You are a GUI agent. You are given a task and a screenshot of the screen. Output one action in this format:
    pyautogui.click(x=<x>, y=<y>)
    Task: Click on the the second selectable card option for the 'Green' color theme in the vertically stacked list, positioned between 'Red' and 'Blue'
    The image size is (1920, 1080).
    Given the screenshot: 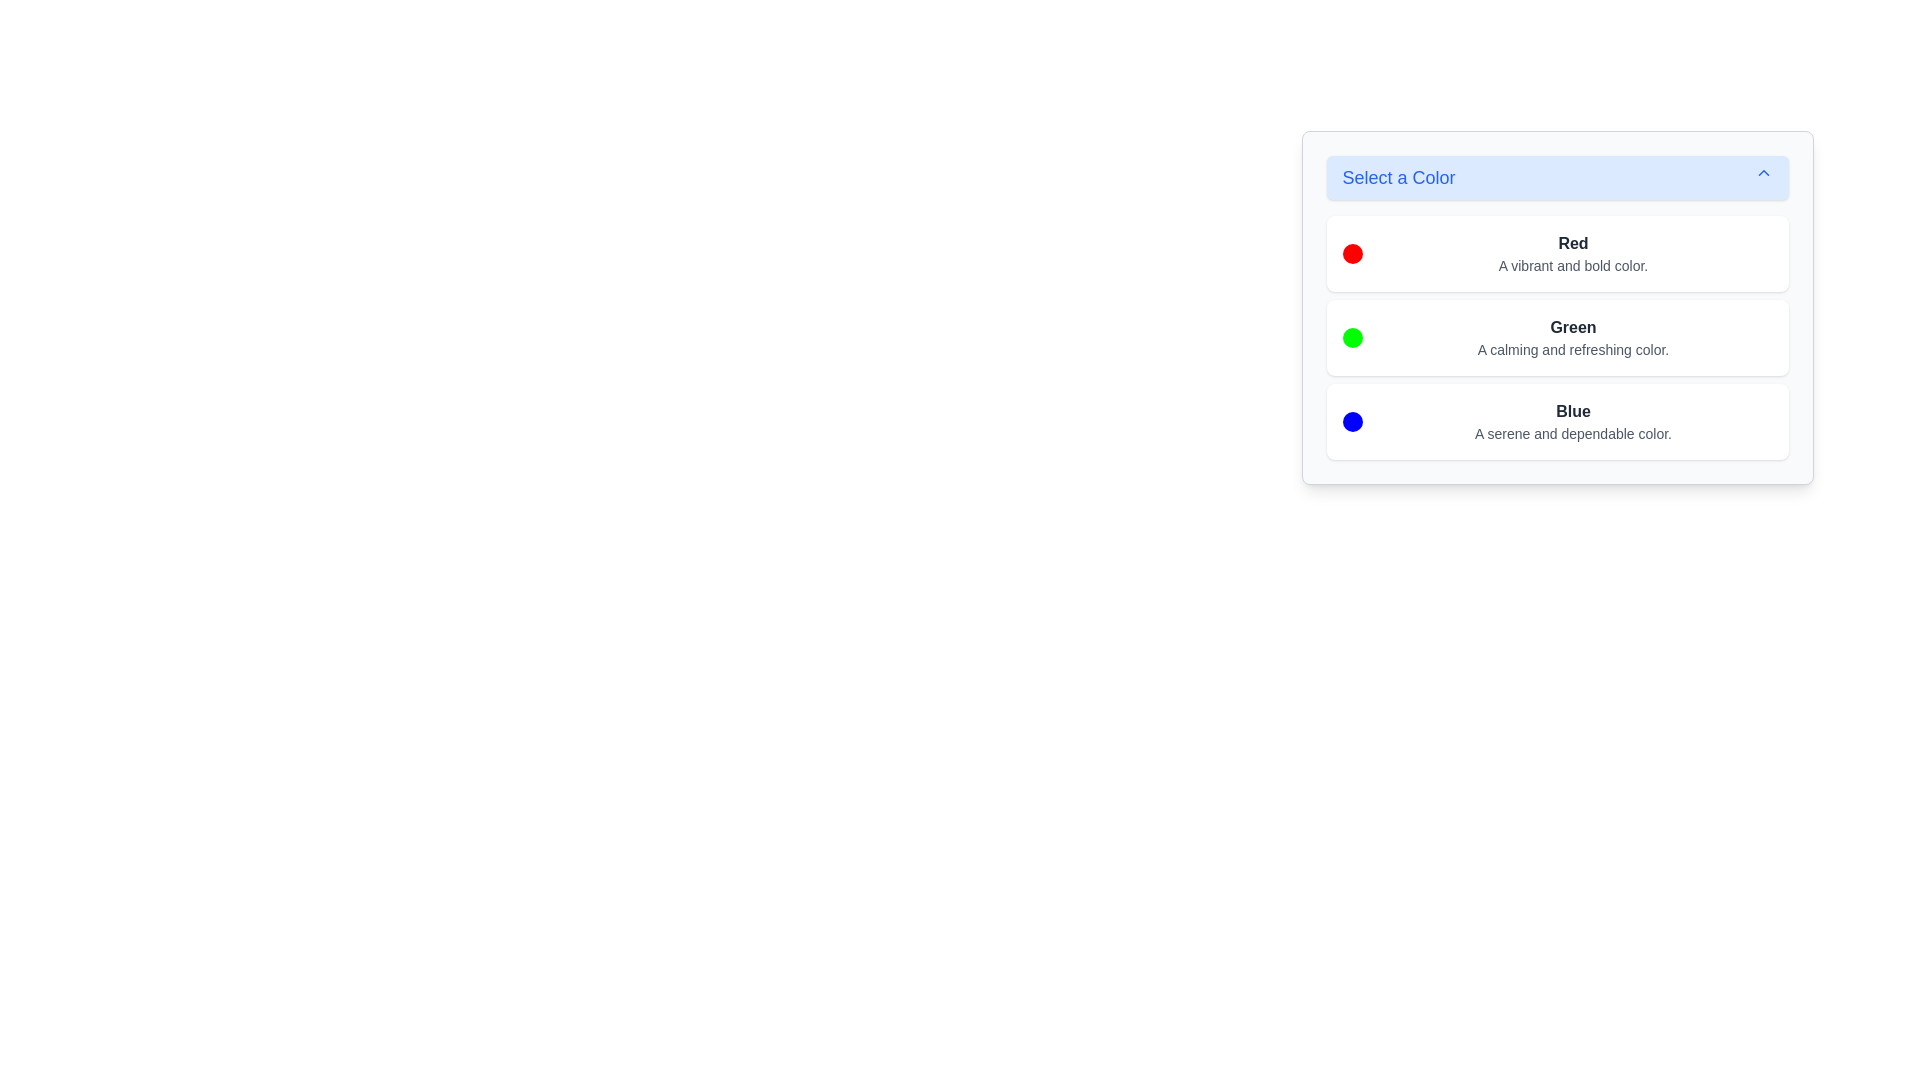 What is the action you would take?
    pyautogui.click(x=1556, y=337)
    